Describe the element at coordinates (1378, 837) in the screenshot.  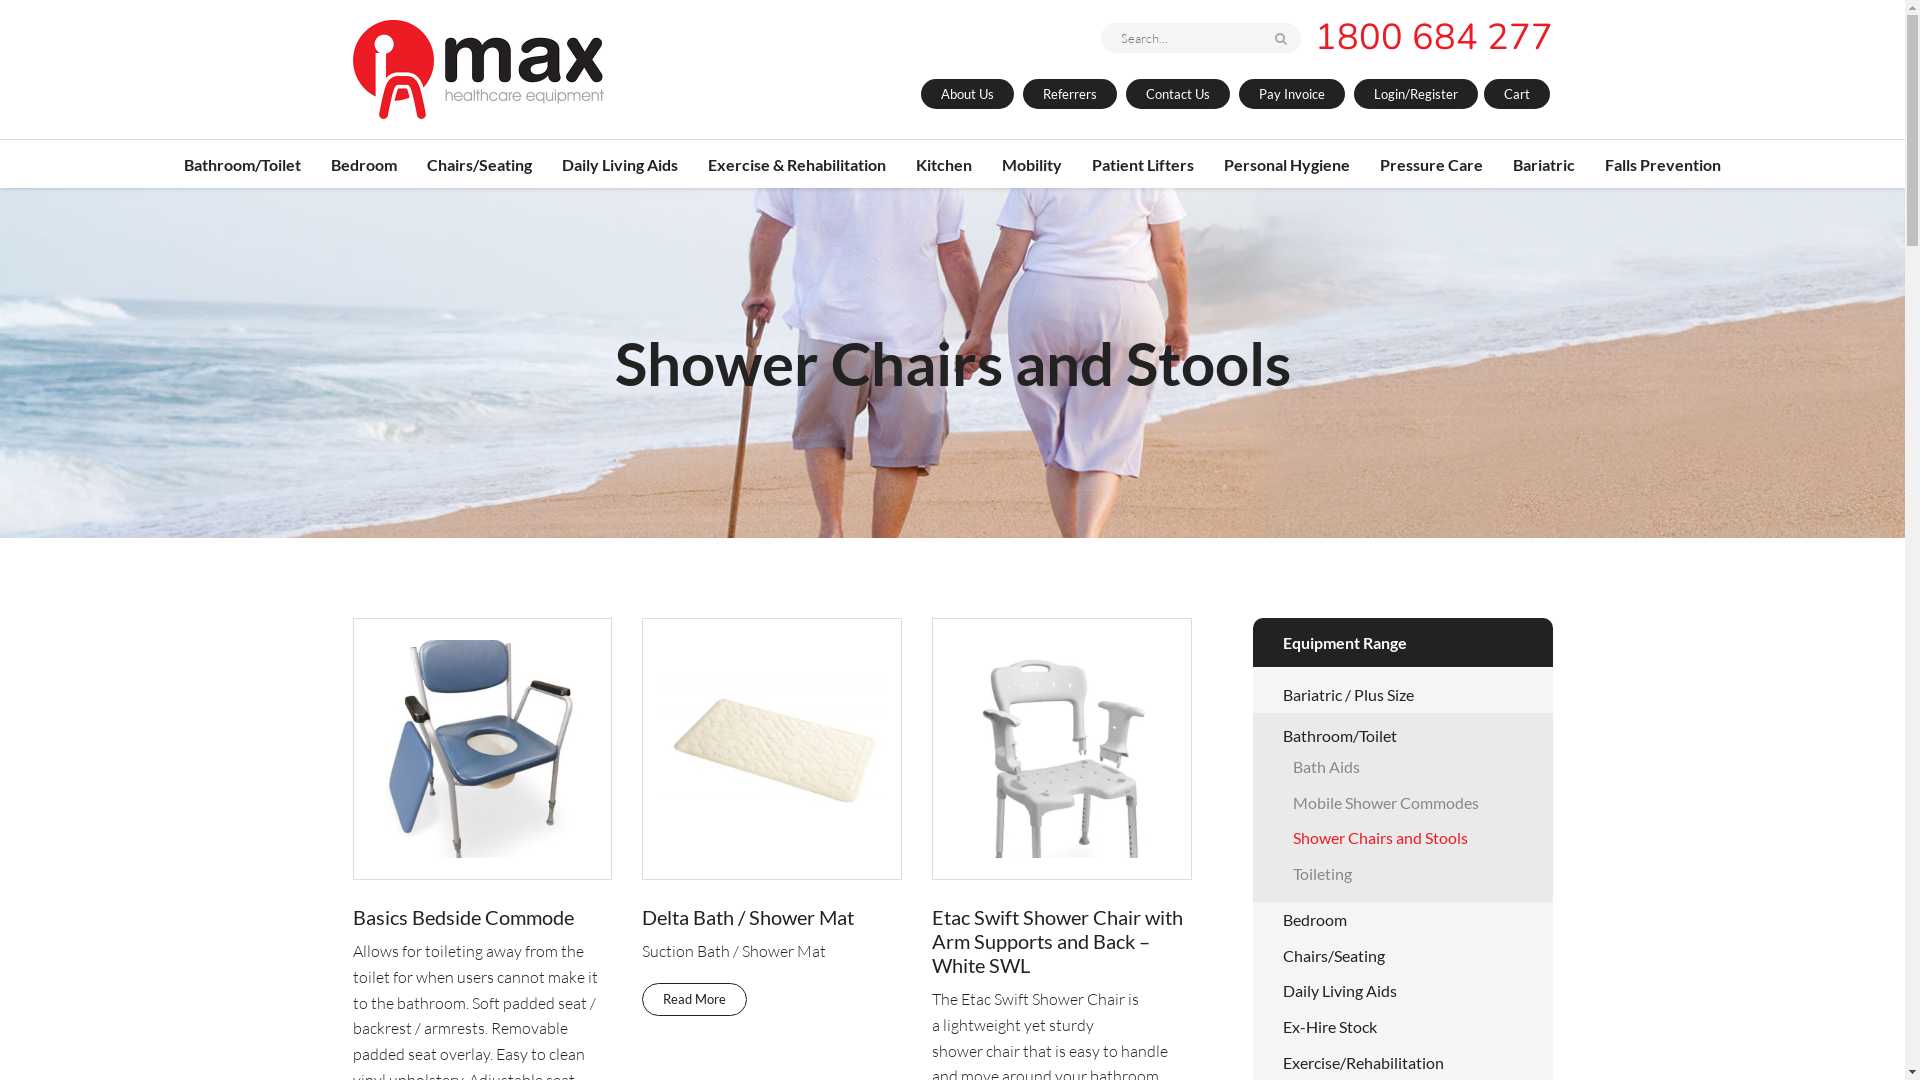
I see `'Shower Chairs and Stools'` at that location.